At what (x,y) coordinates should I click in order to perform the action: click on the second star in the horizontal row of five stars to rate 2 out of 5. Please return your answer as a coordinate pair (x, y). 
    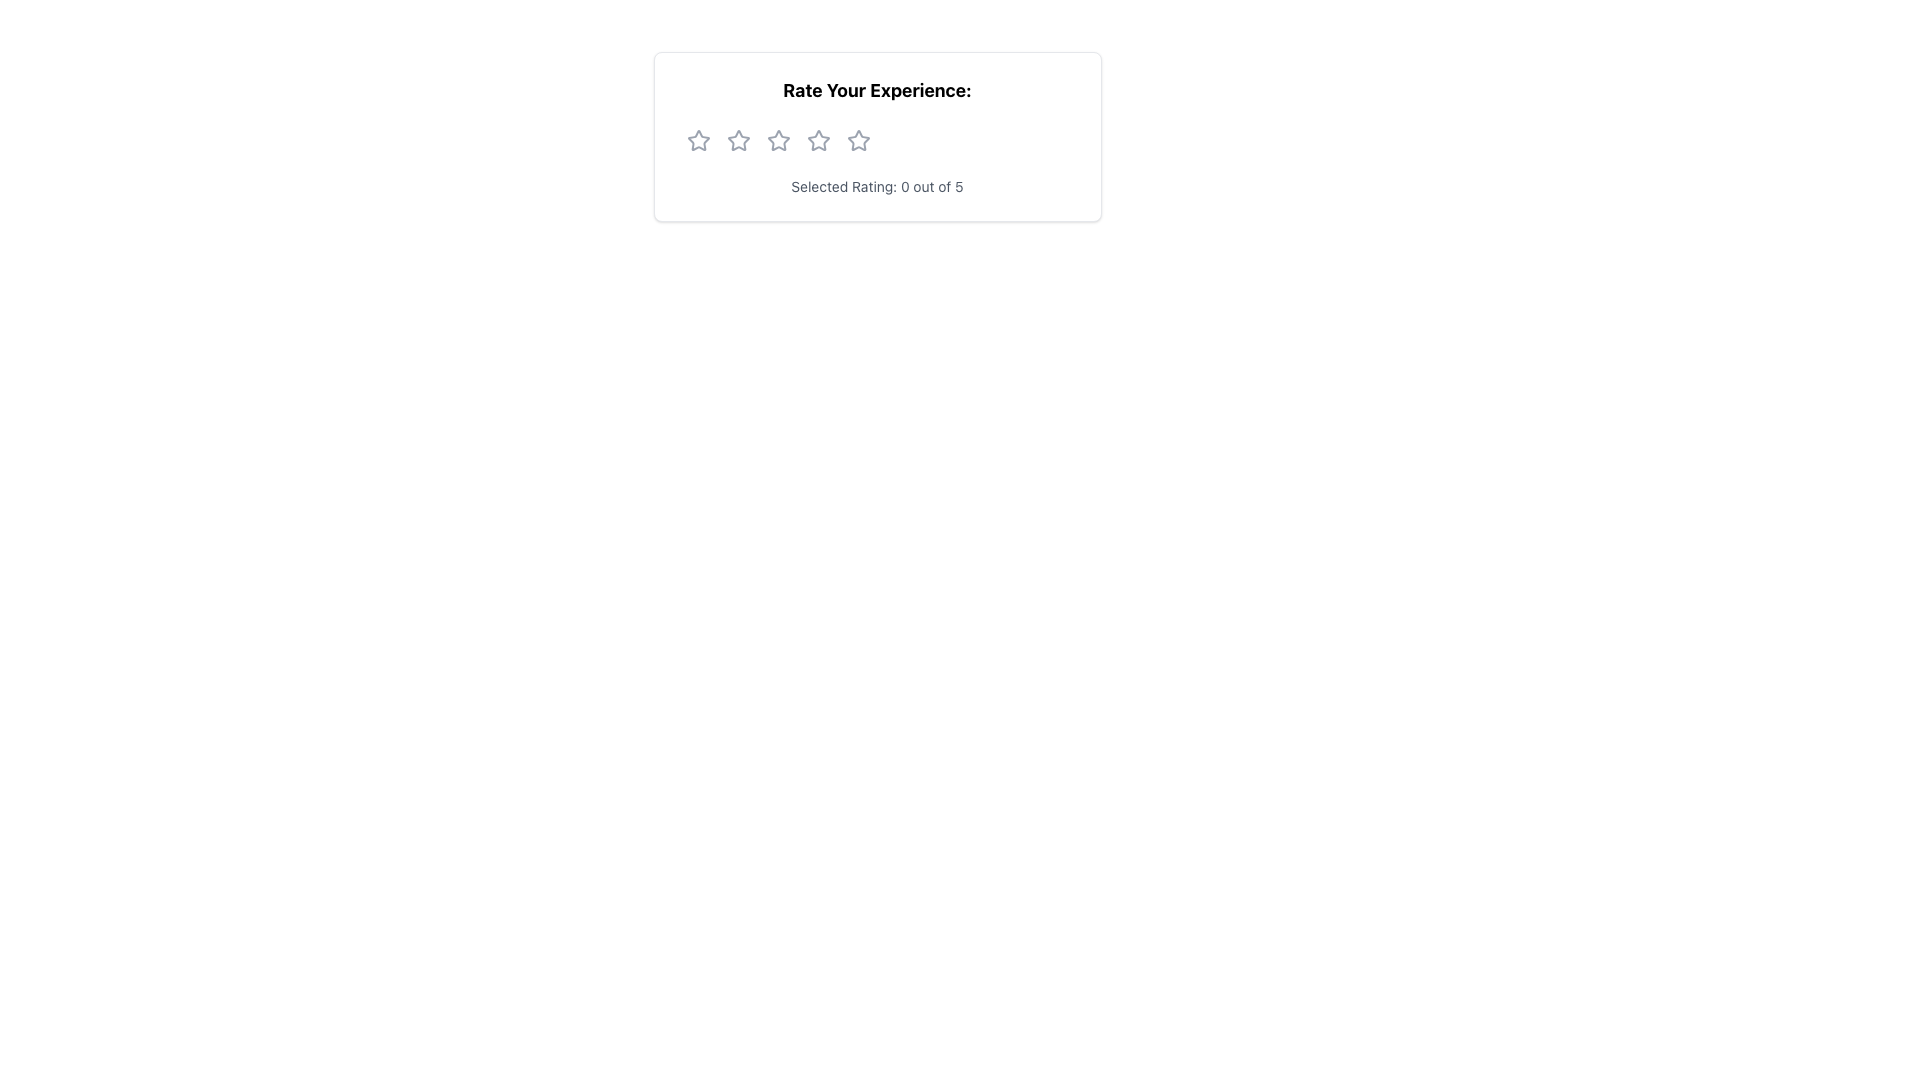
    Looking at the image, I should click on (737, 138).